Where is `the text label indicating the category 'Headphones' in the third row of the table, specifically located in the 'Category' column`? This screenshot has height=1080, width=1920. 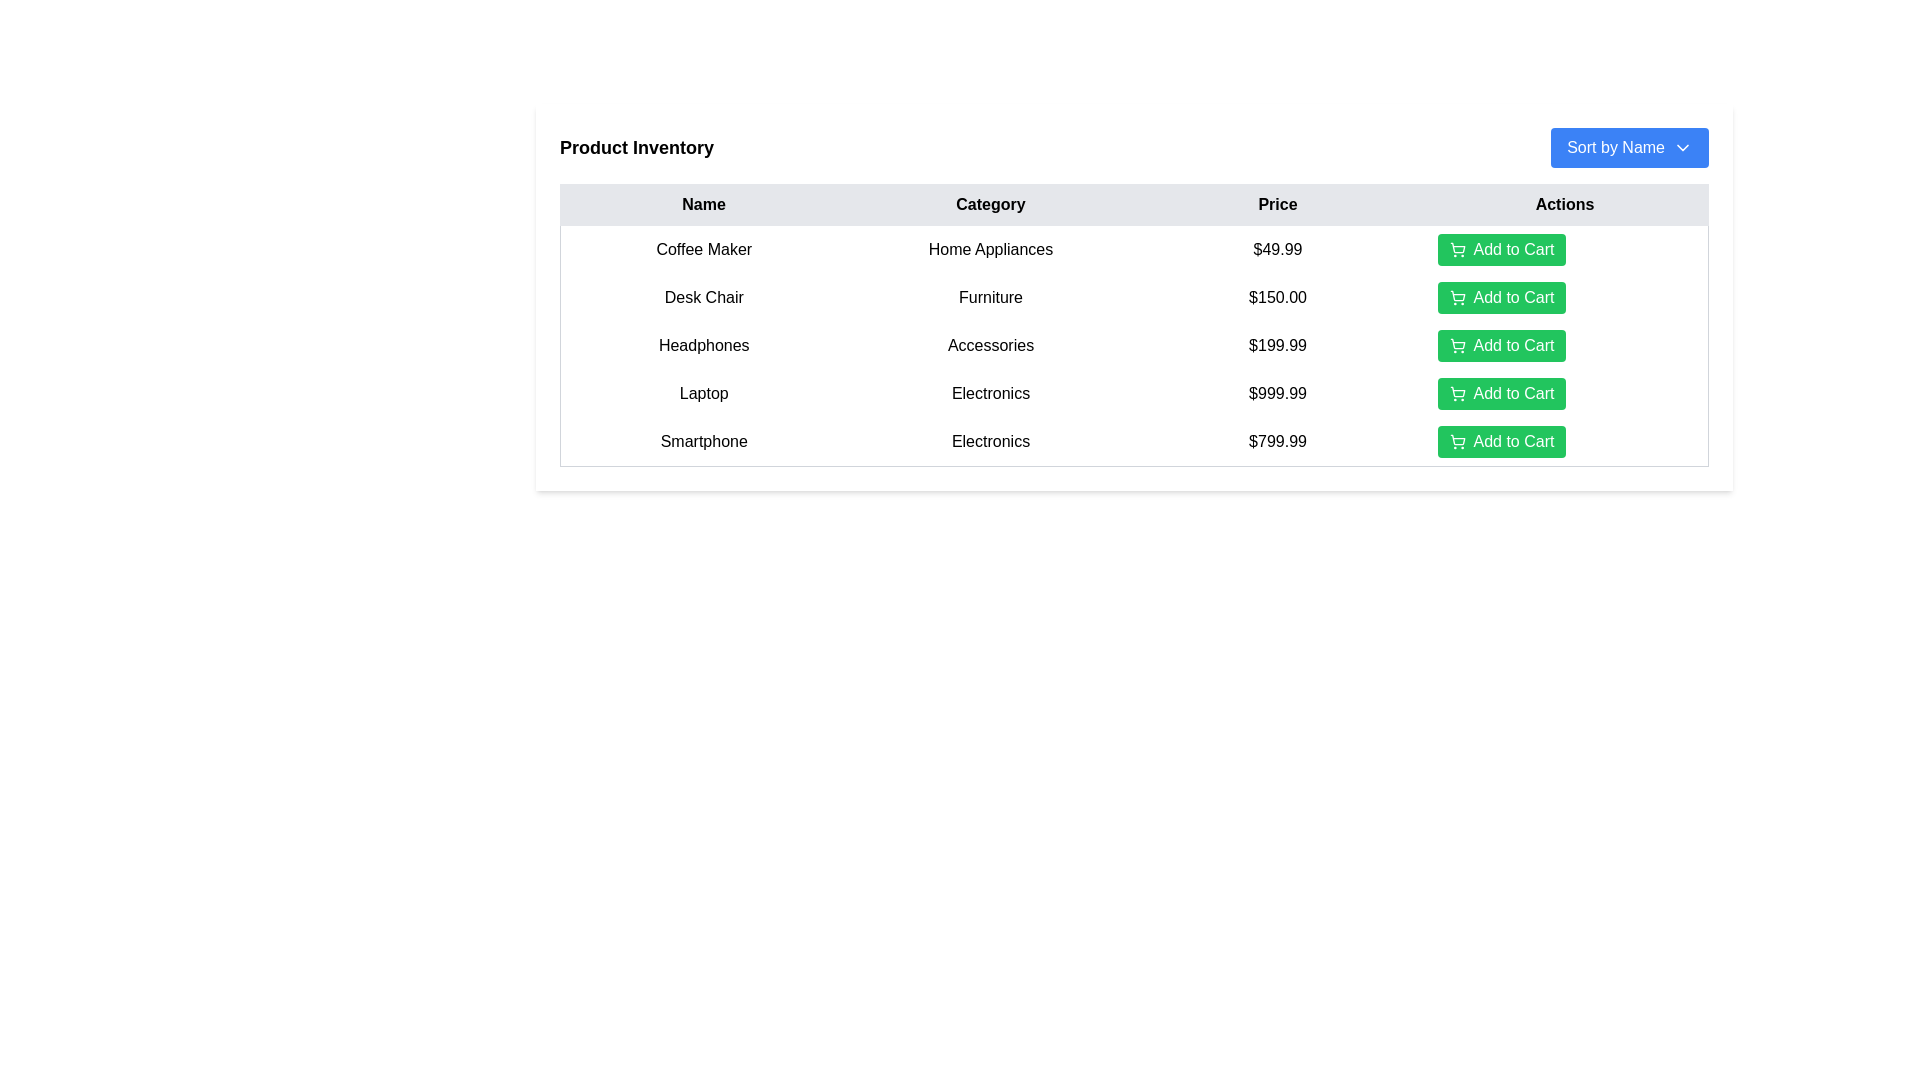
the text label indicating the category 'Headphones' in the third row of the table, specifically located in the 'Category' column is located at coordinates (990, 345).